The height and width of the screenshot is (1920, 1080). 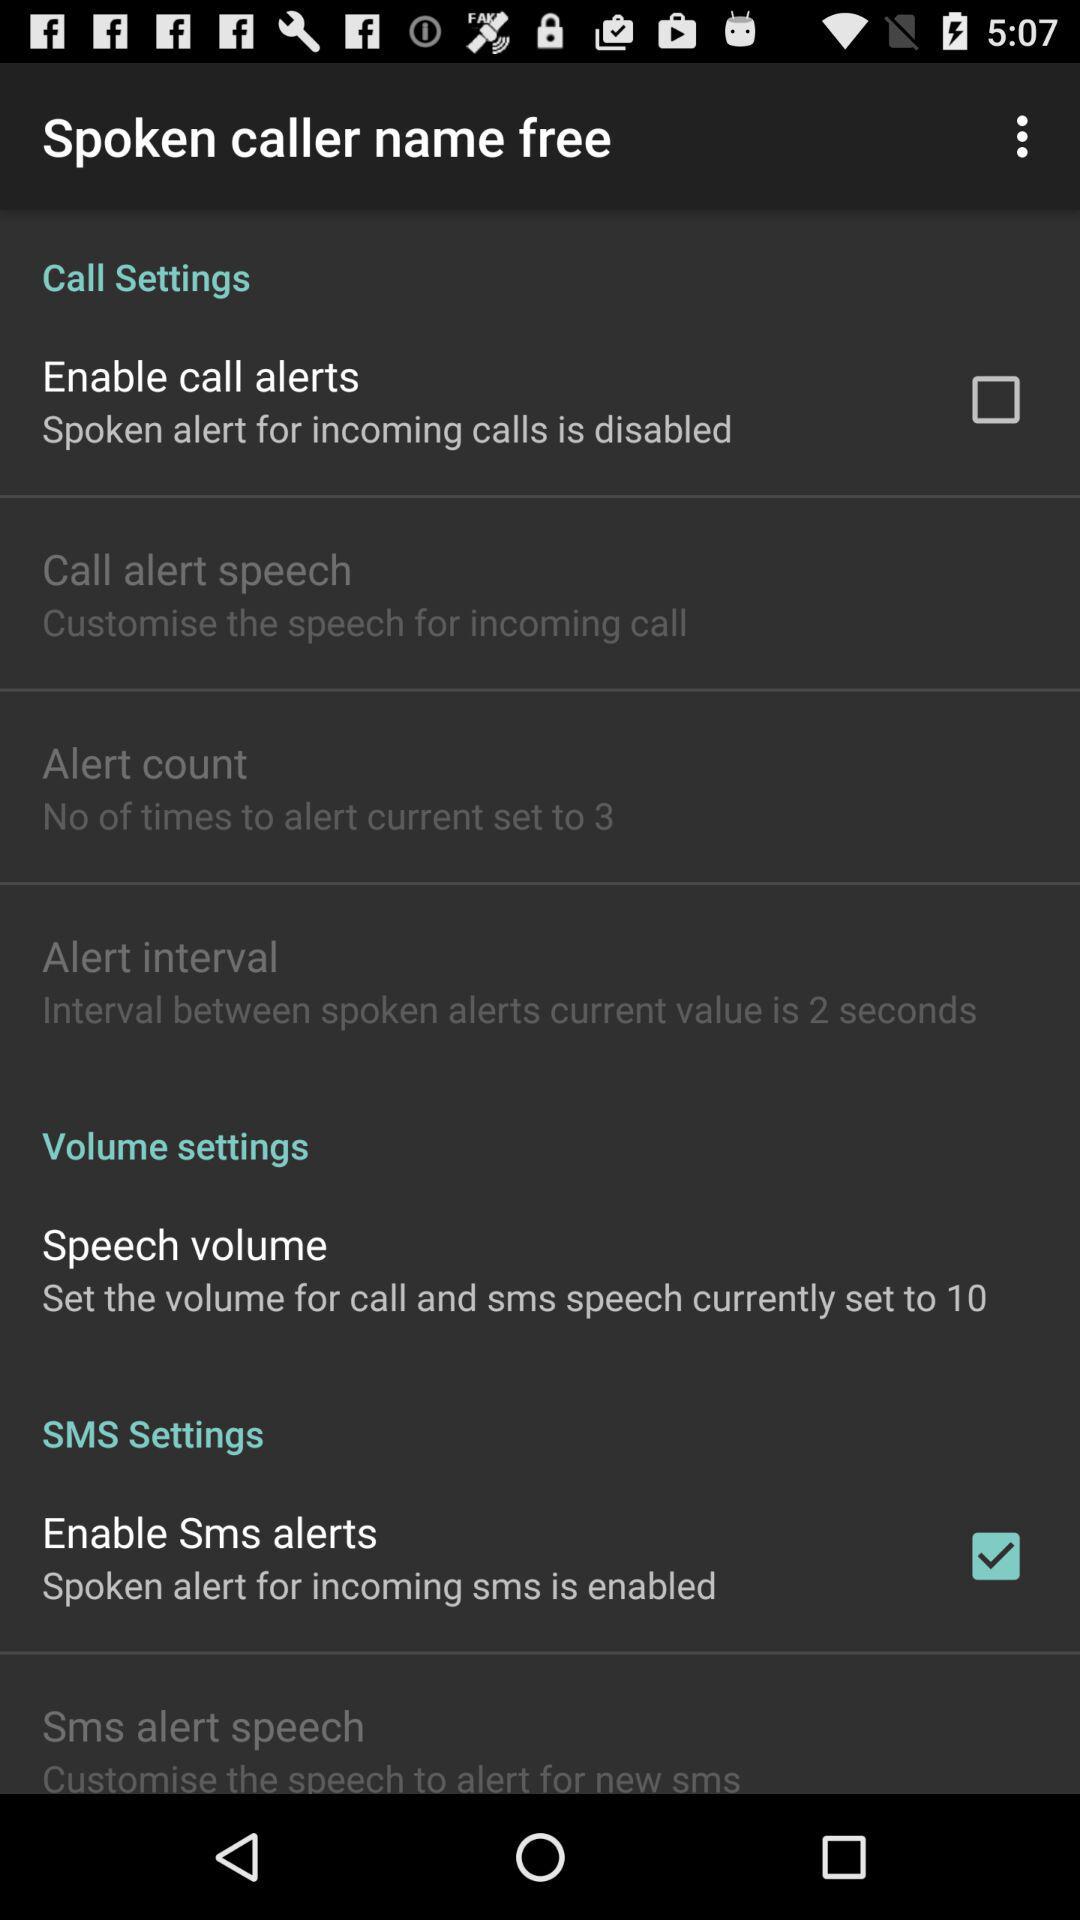 What do you see at coordinates (540, 254) in the screenshot?
I see `icon above the enable call alerts app` at bounding box center [540, 254].